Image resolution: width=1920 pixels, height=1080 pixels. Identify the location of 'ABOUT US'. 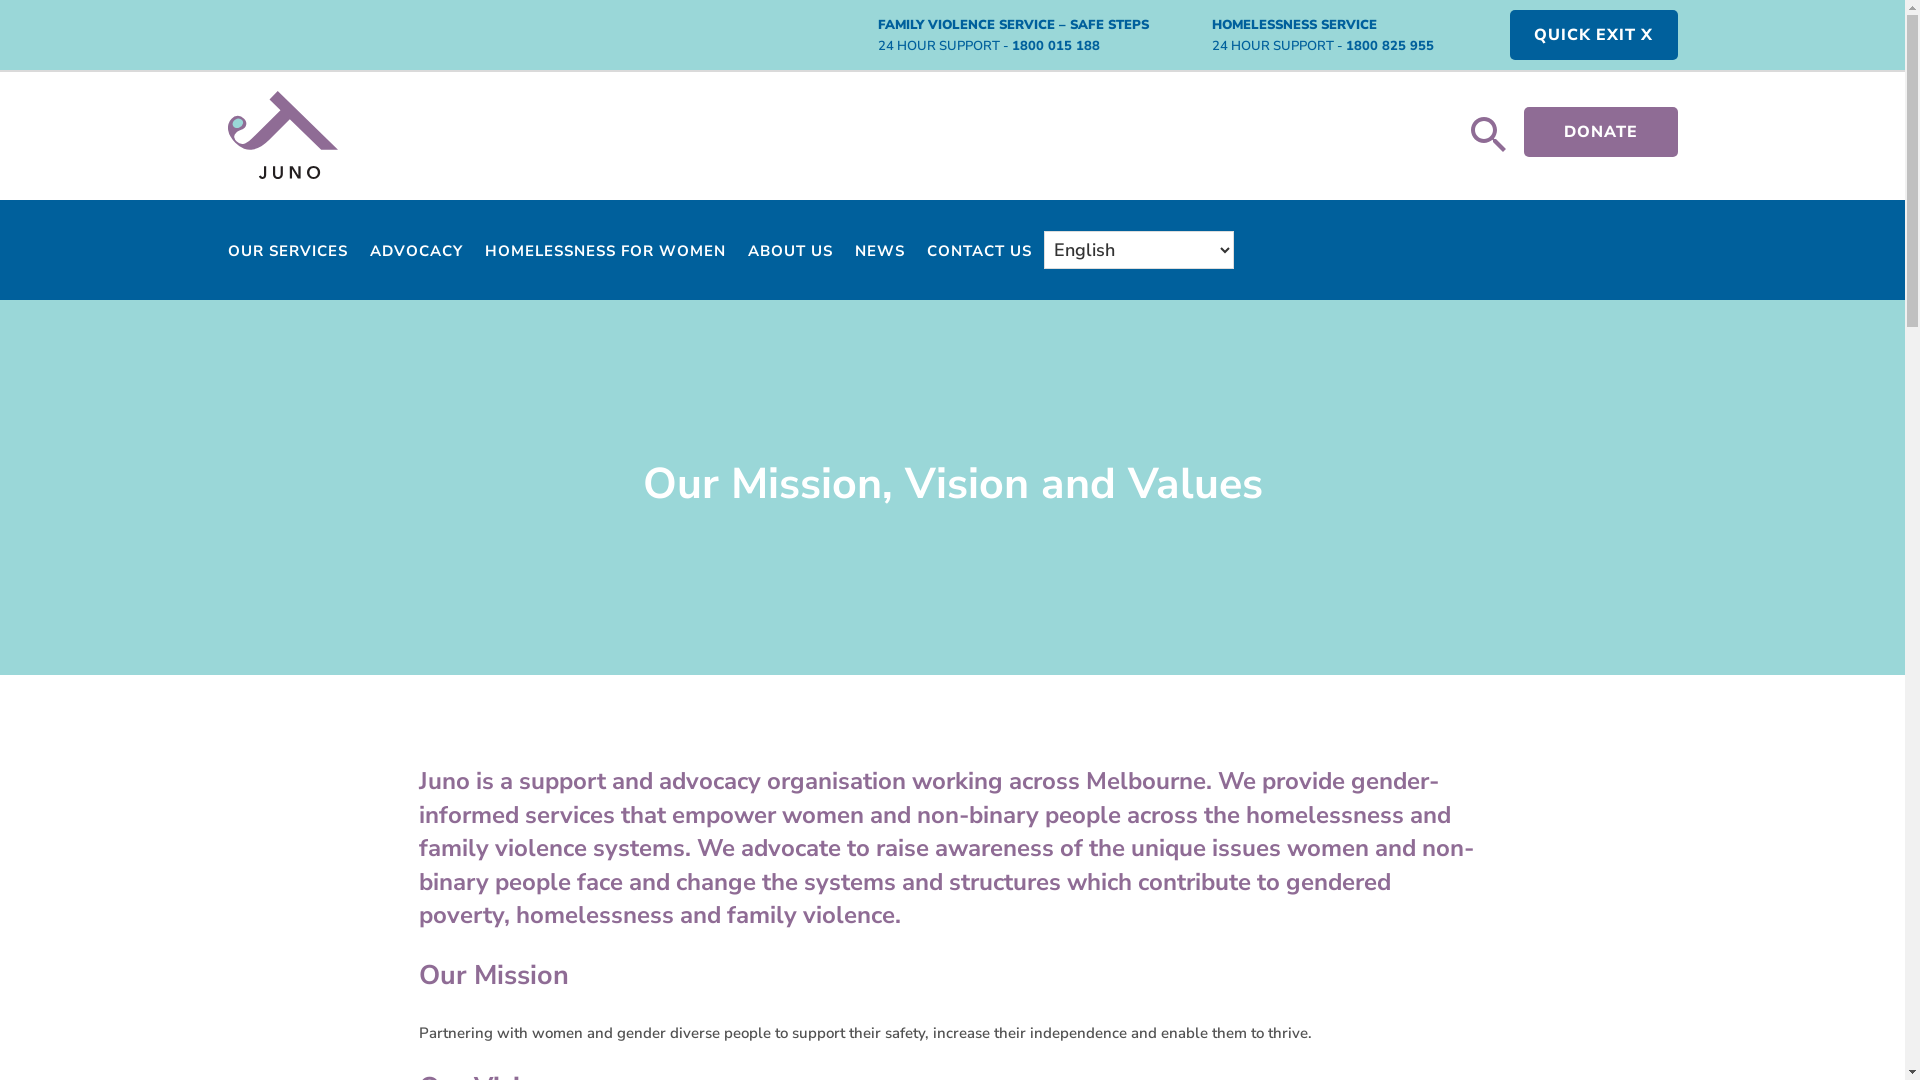
(747, 252).